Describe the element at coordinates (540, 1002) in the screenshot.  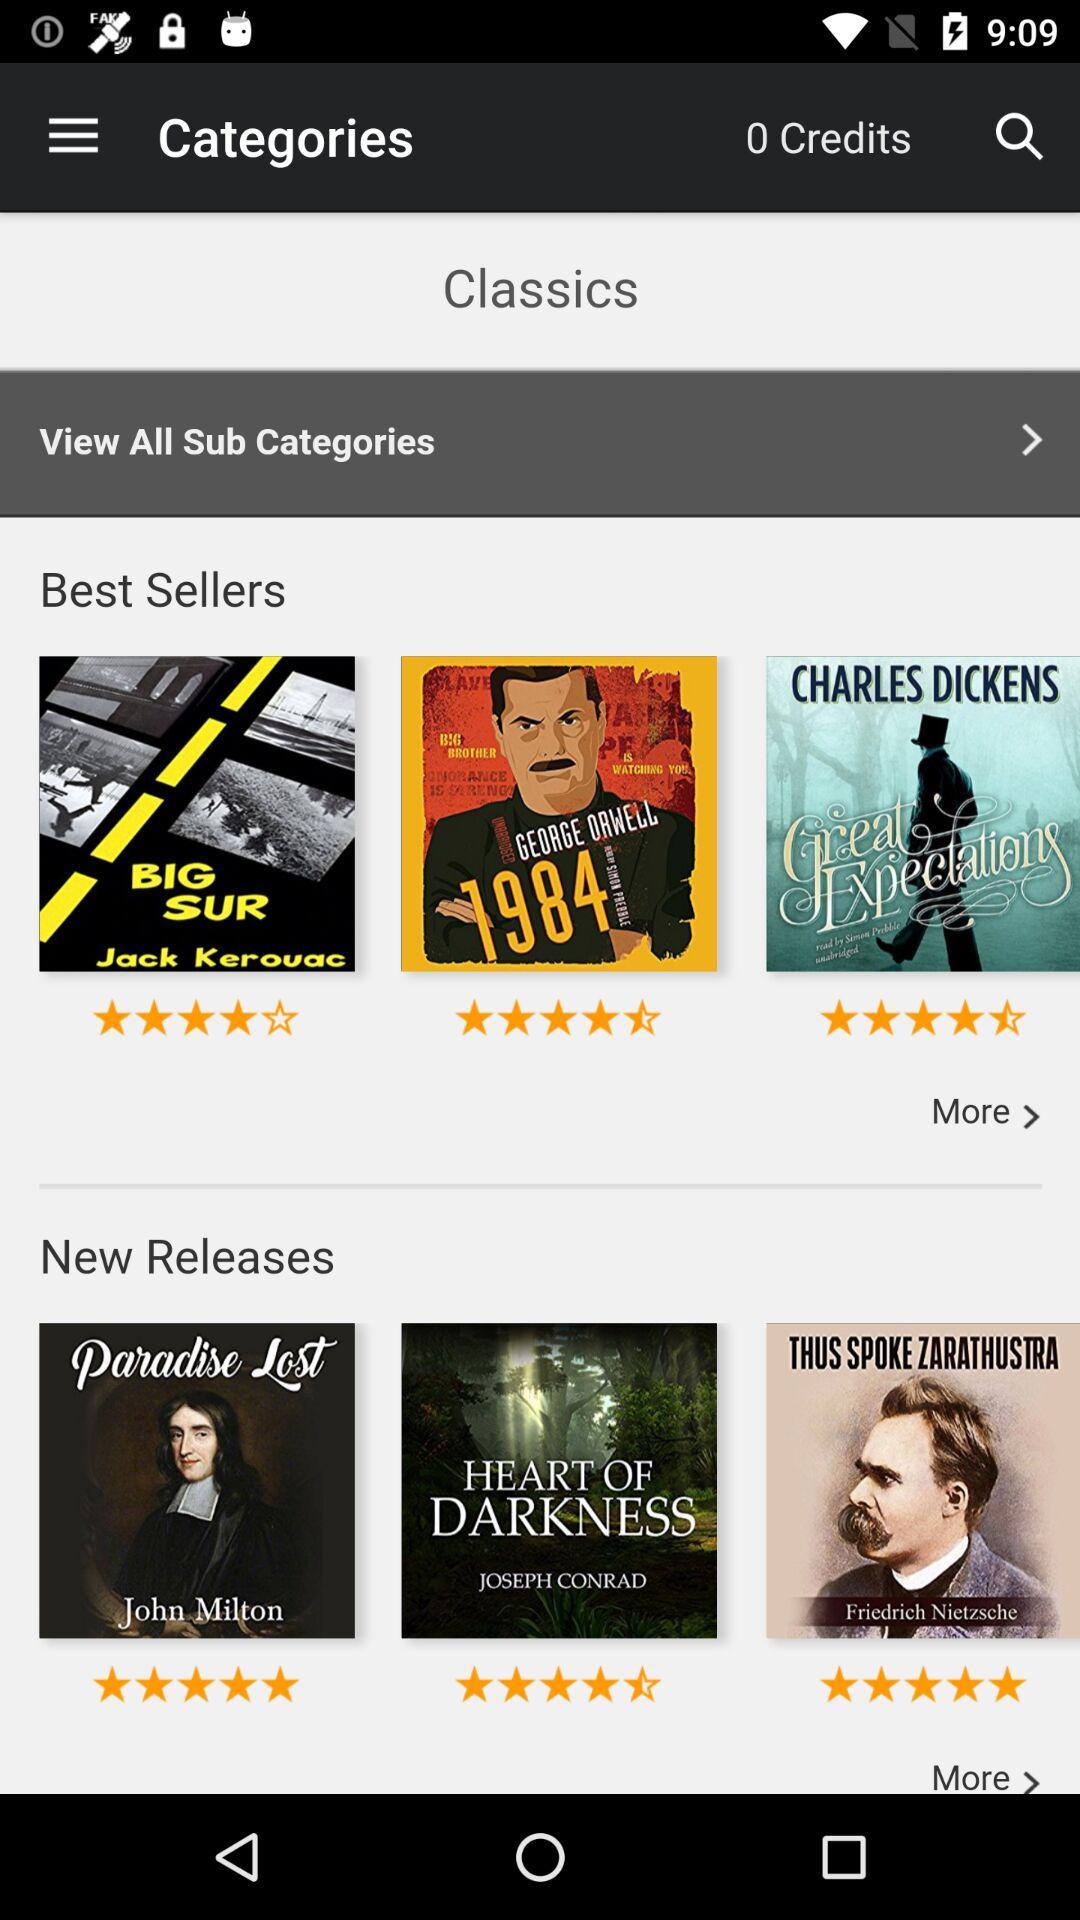
I see `advertisement page` at that location.